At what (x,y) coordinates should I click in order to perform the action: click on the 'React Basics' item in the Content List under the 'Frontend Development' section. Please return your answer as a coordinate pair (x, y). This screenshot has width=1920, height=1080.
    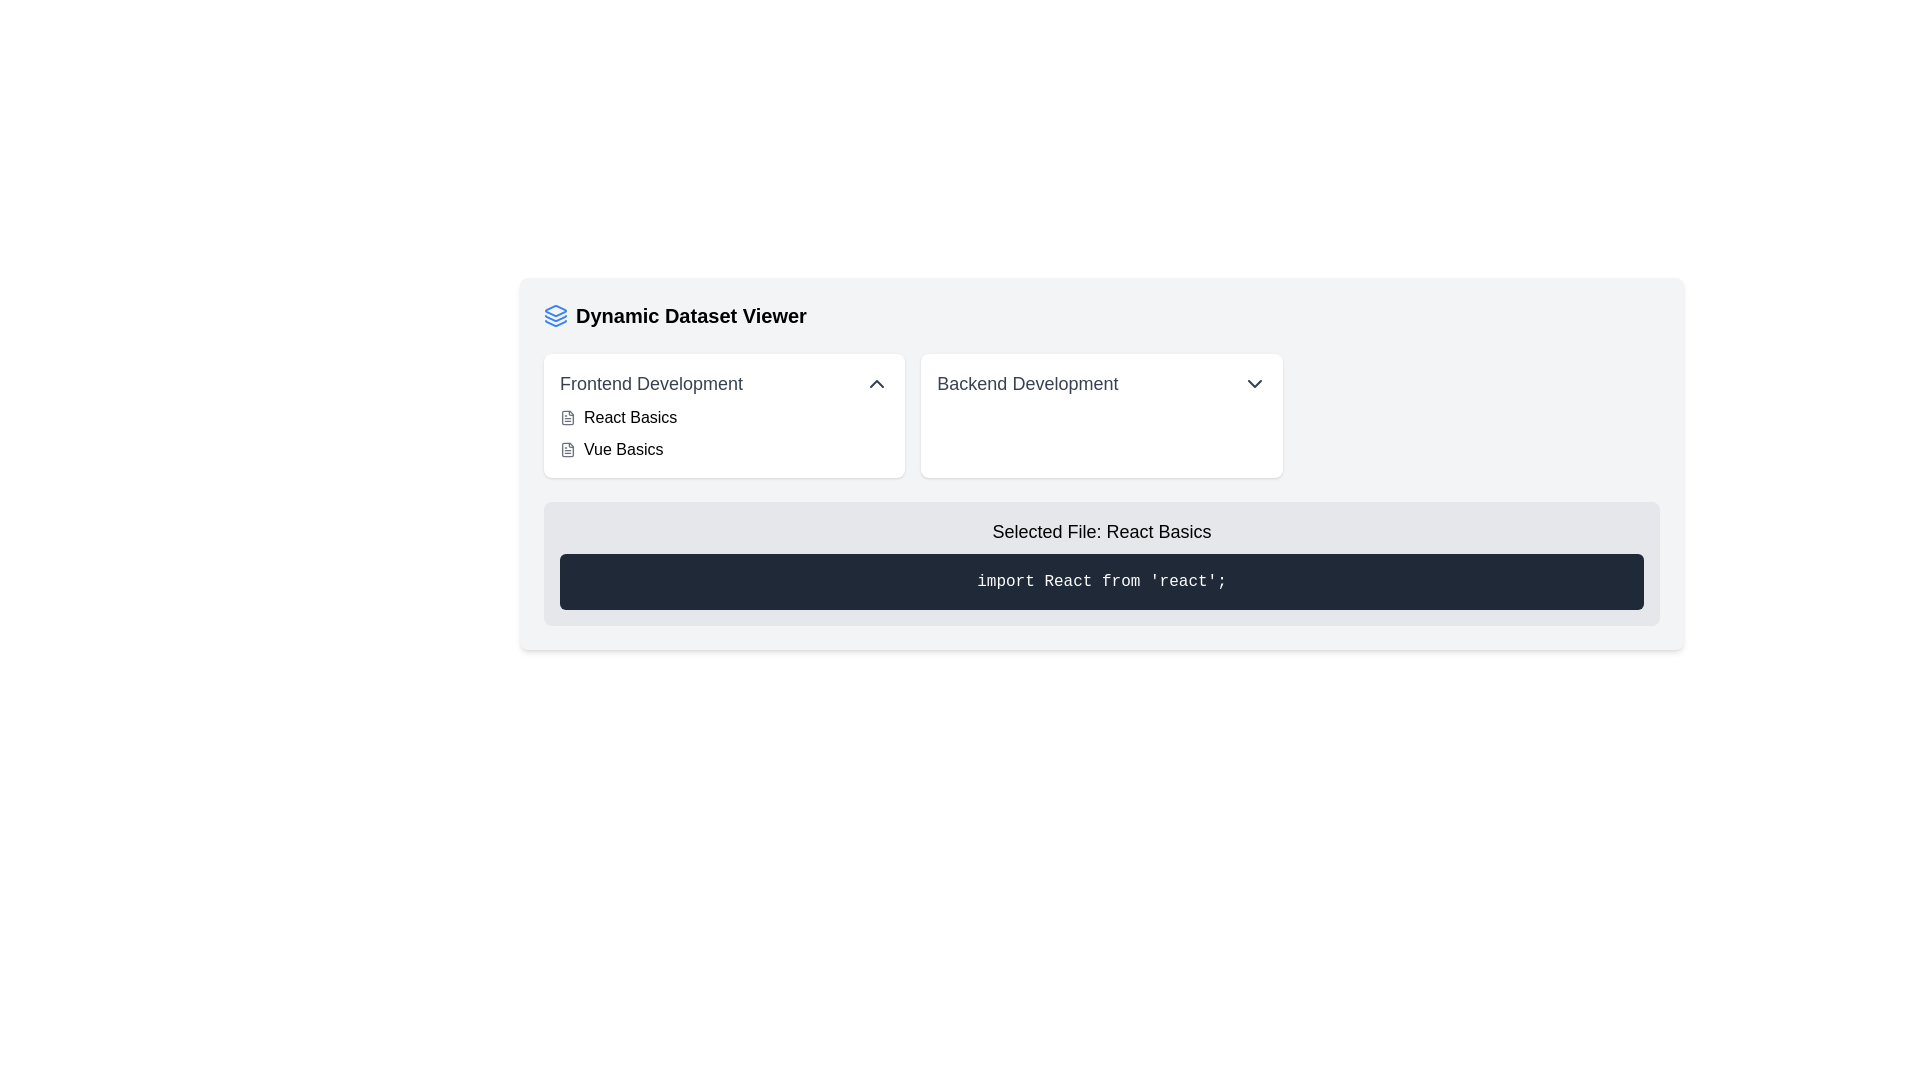
    Looking at the image, I should click on (723, 433).